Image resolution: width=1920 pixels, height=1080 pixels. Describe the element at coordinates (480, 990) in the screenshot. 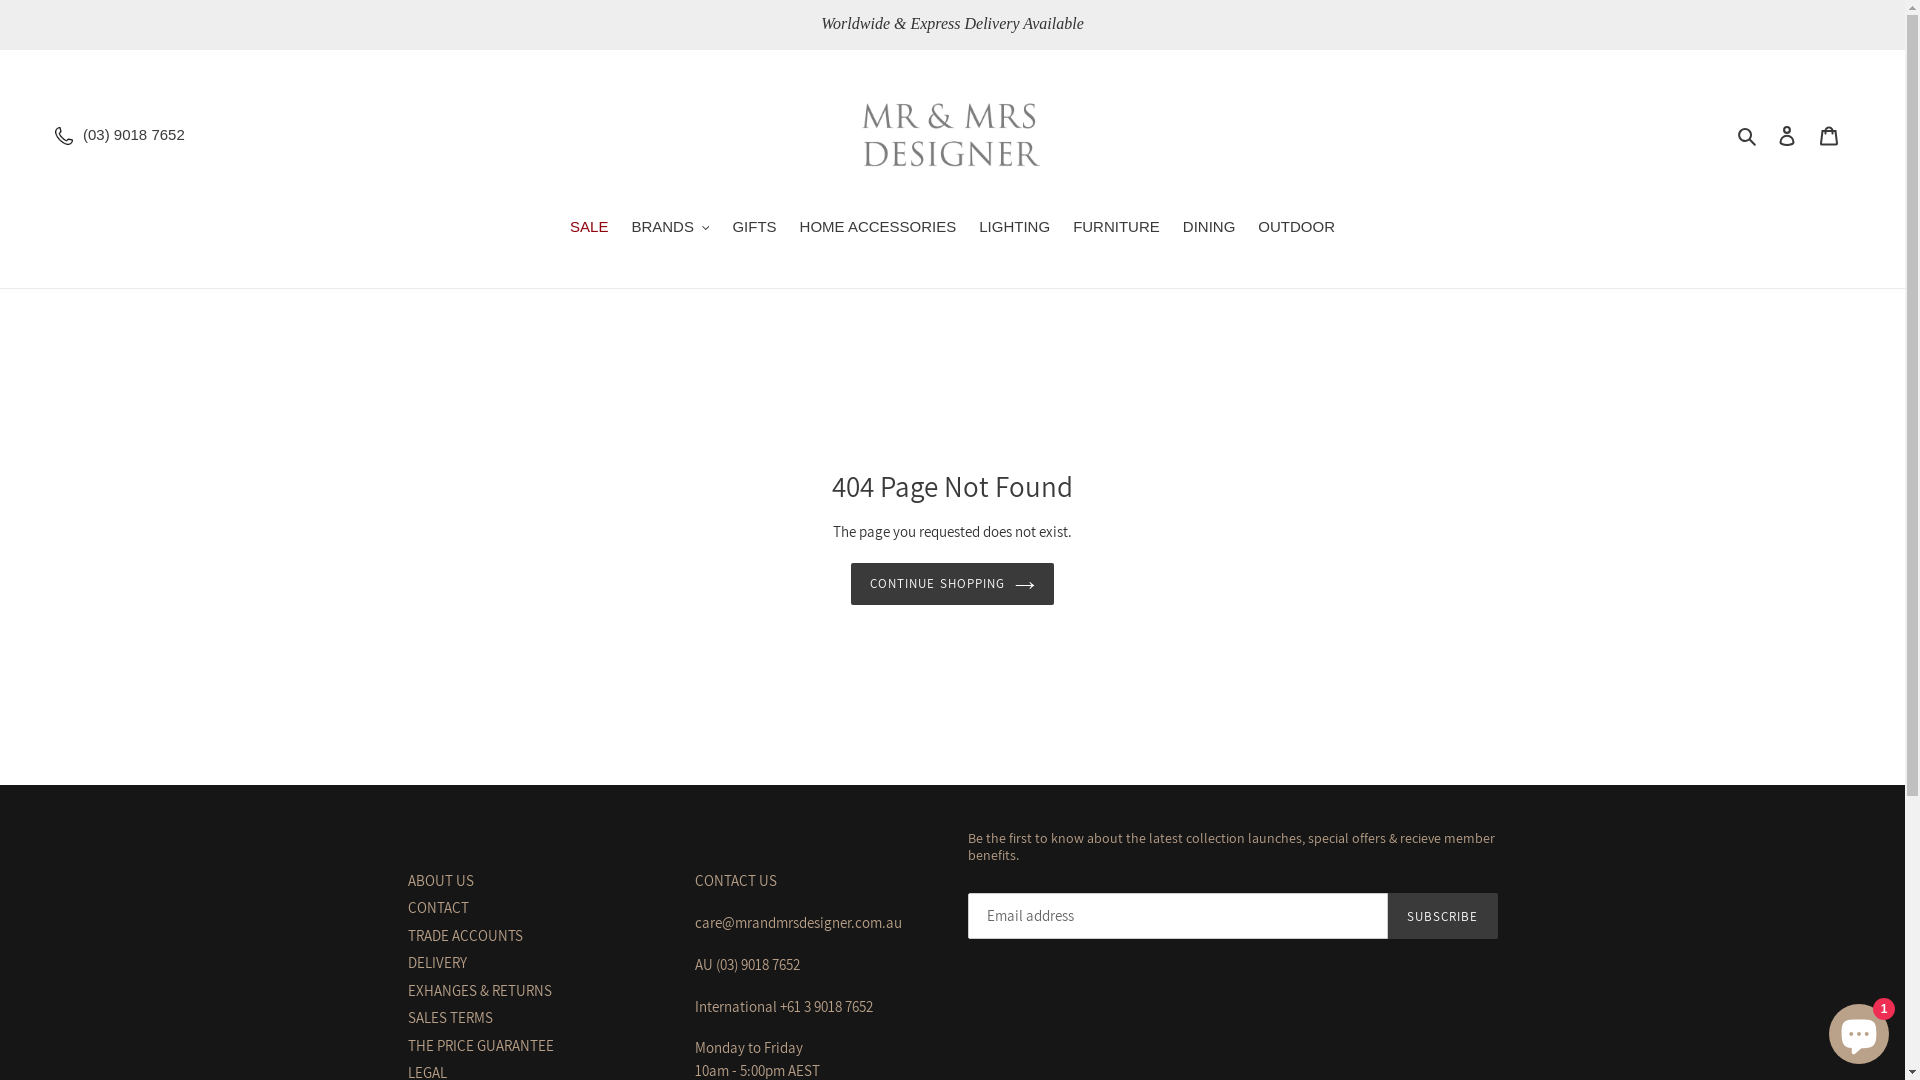

I see `'EXHANGES & RETURNS'` at that location.